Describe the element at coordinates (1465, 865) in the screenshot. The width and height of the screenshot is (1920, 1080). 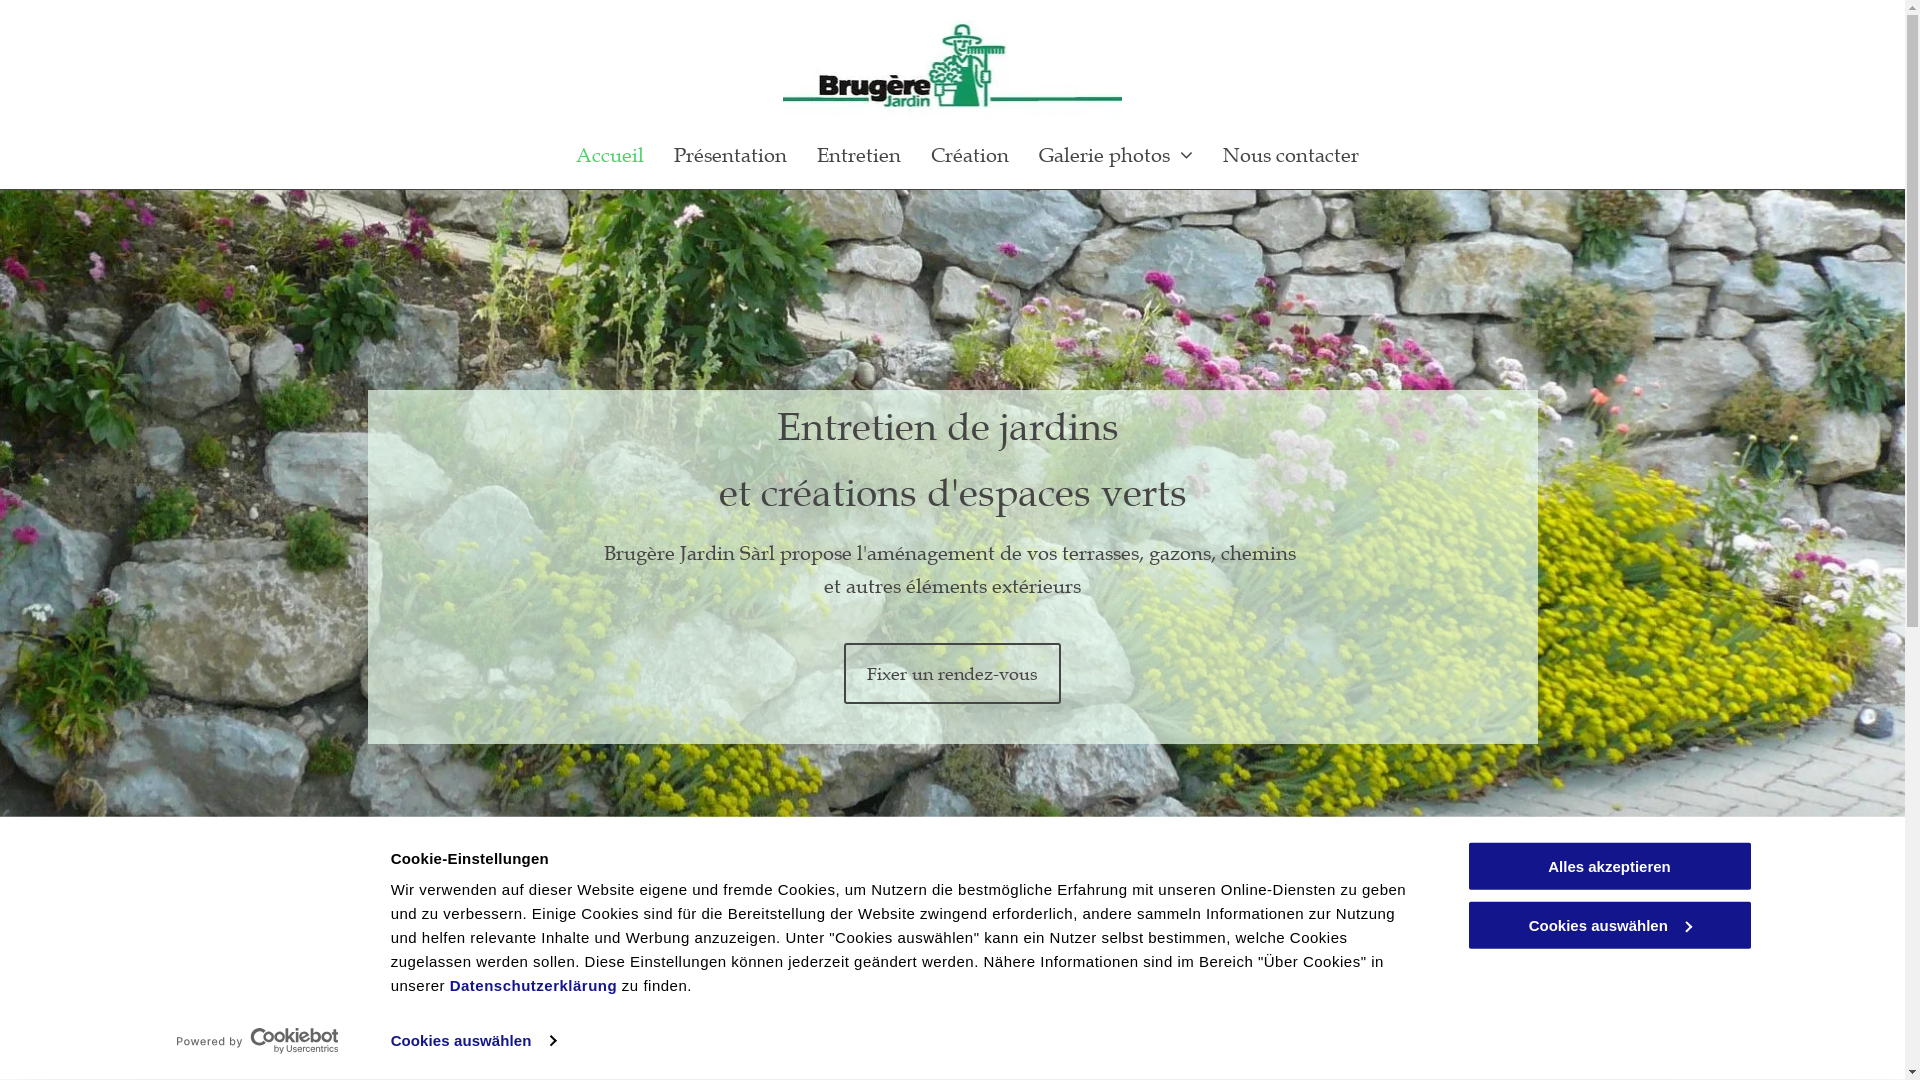
I see `'Alles akzeptieren'` at that location.